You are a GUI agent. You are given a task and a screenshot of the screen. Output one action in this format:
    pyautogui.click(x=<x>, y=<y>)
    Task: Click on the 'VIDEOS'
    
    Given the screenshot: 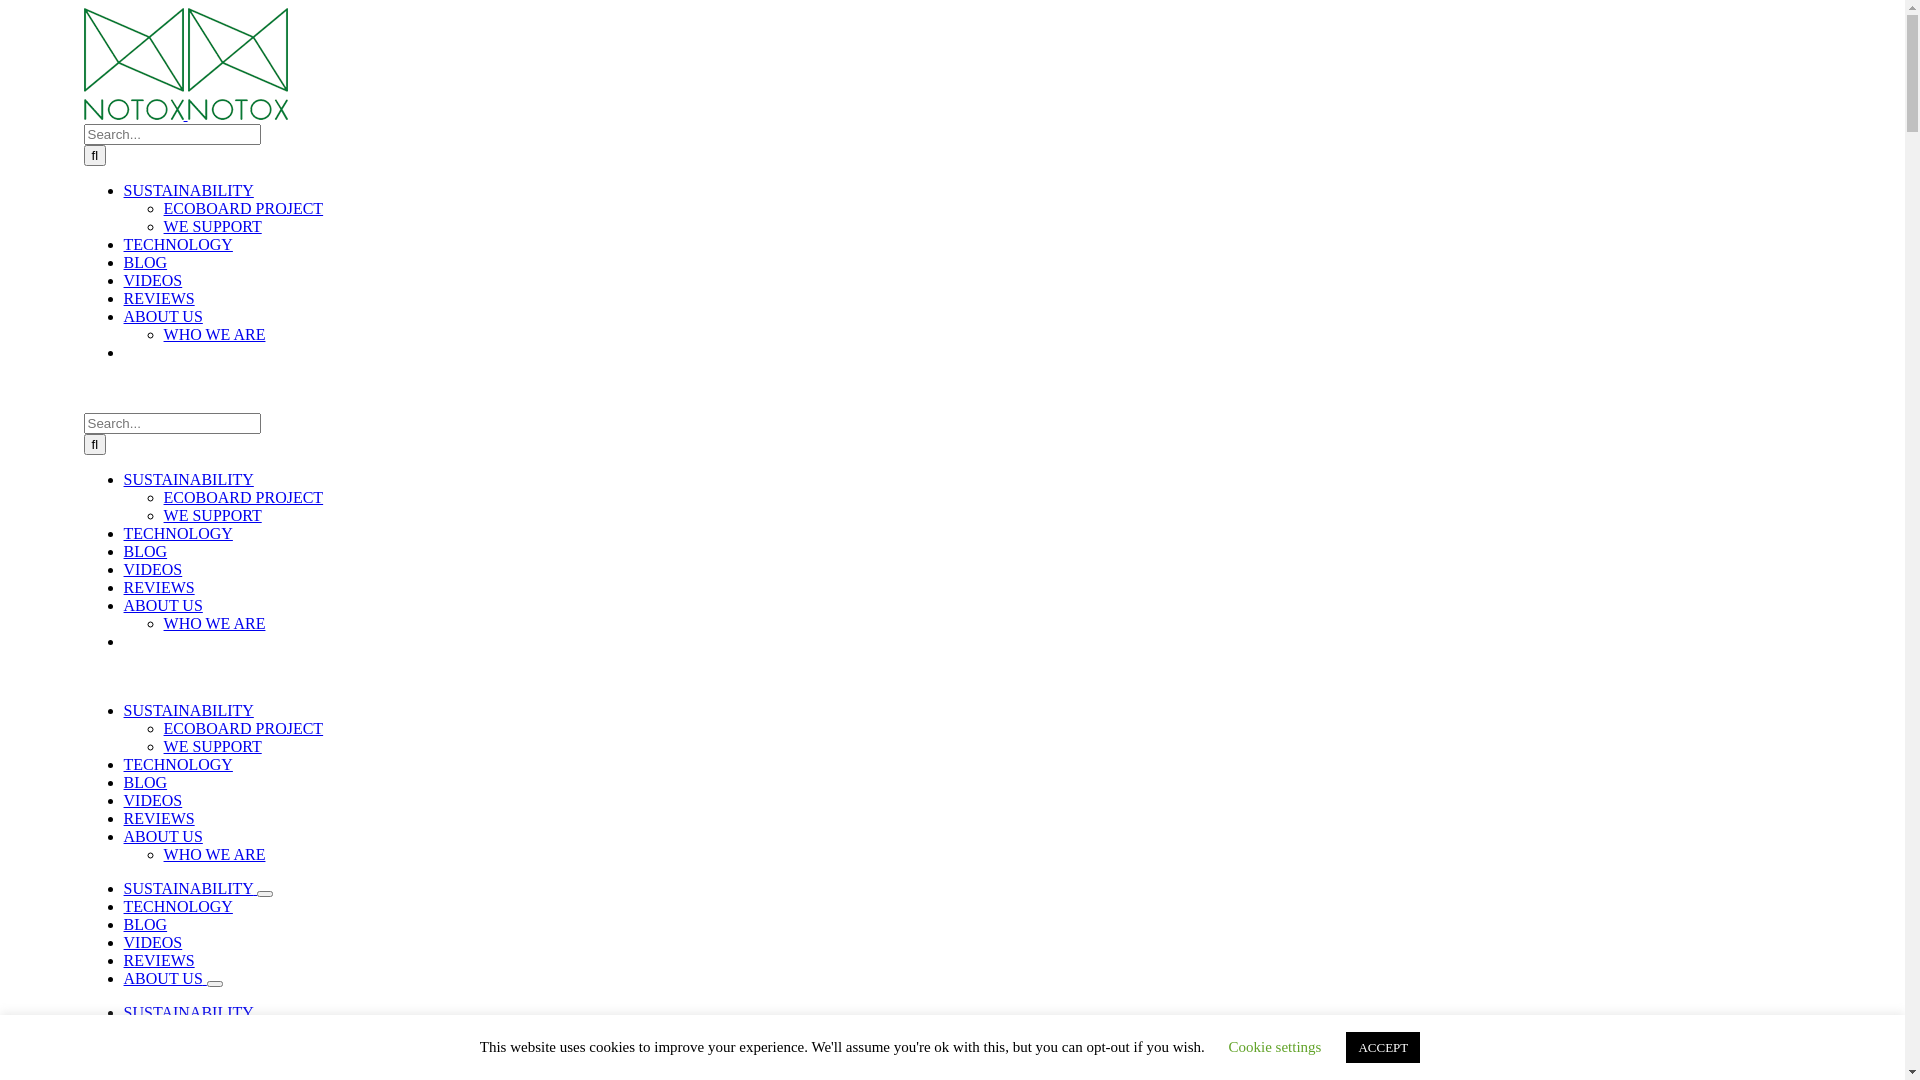 What is the action you would take?
    pyautogui.click(x=152, y=1065)
    